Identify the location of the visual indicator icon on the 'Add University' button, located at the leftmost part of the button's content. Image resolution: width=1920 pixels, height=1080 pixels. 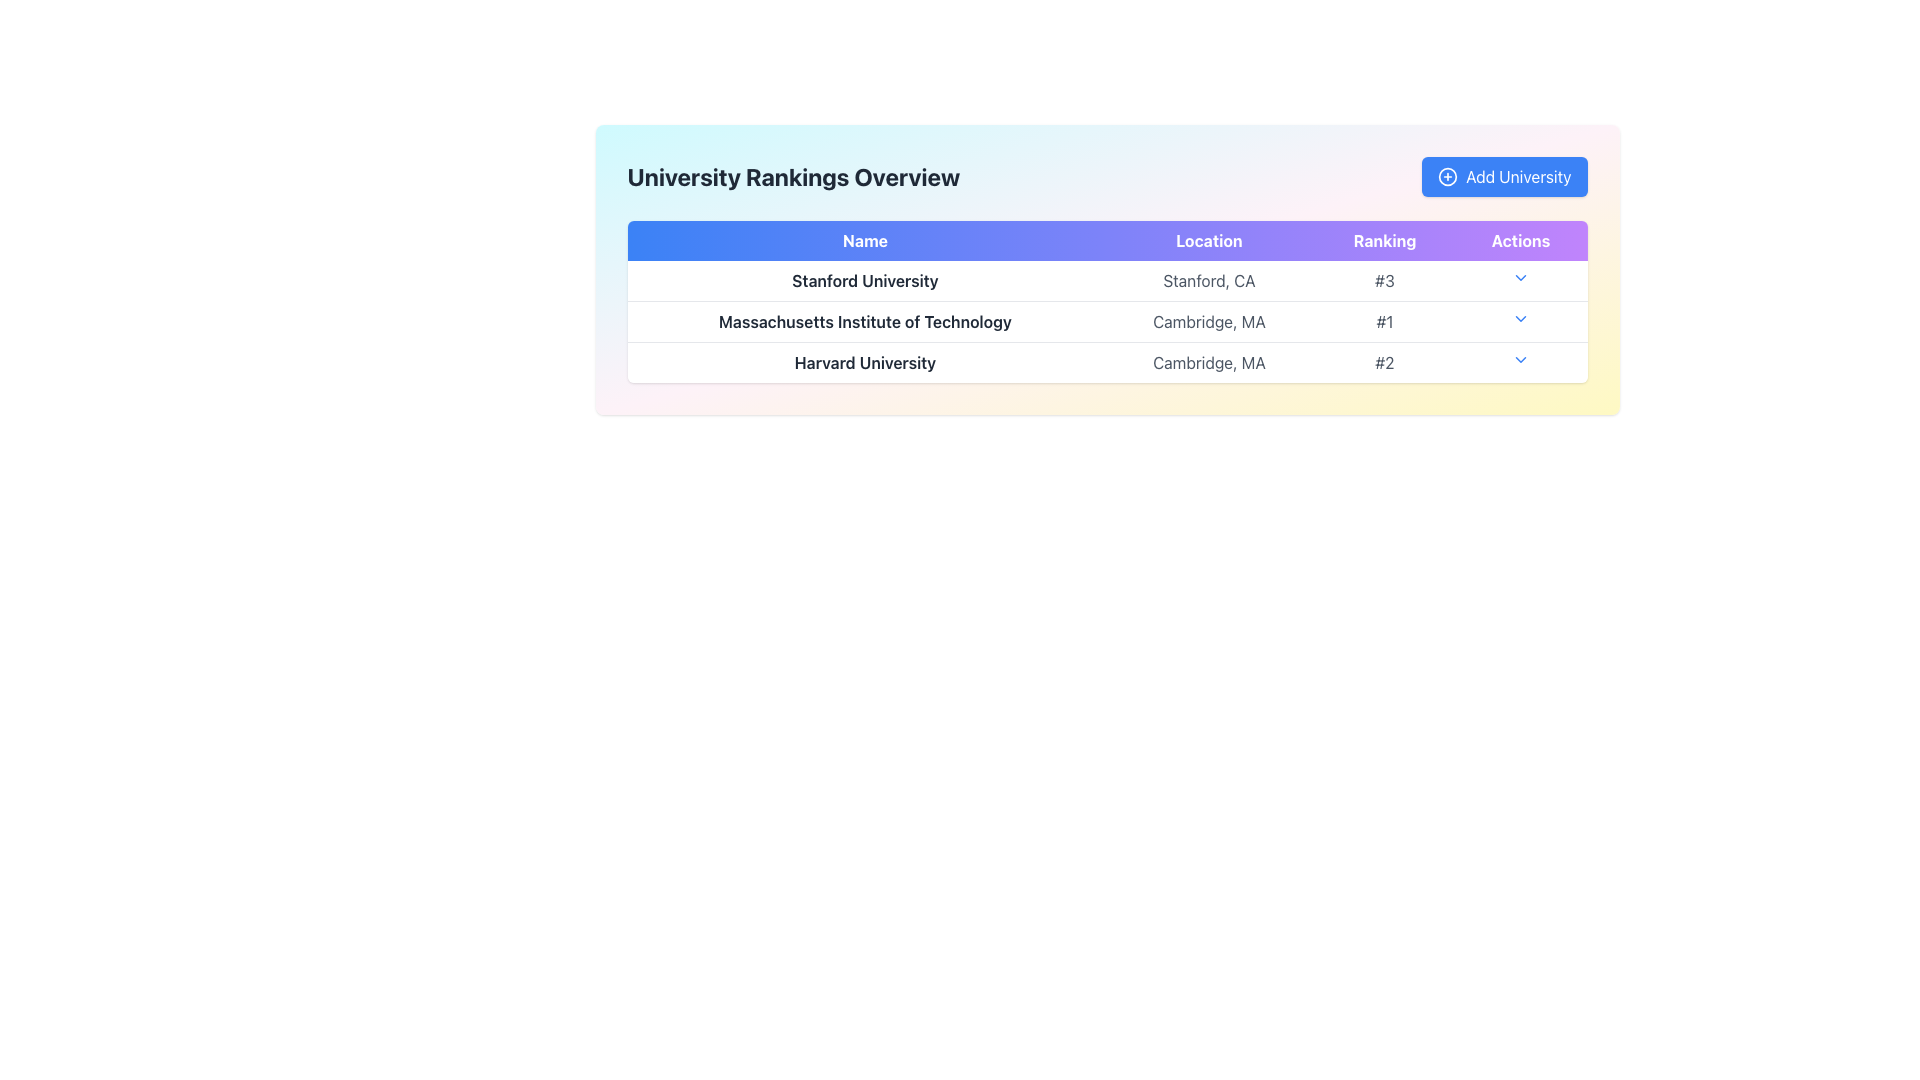
(1448, 176).